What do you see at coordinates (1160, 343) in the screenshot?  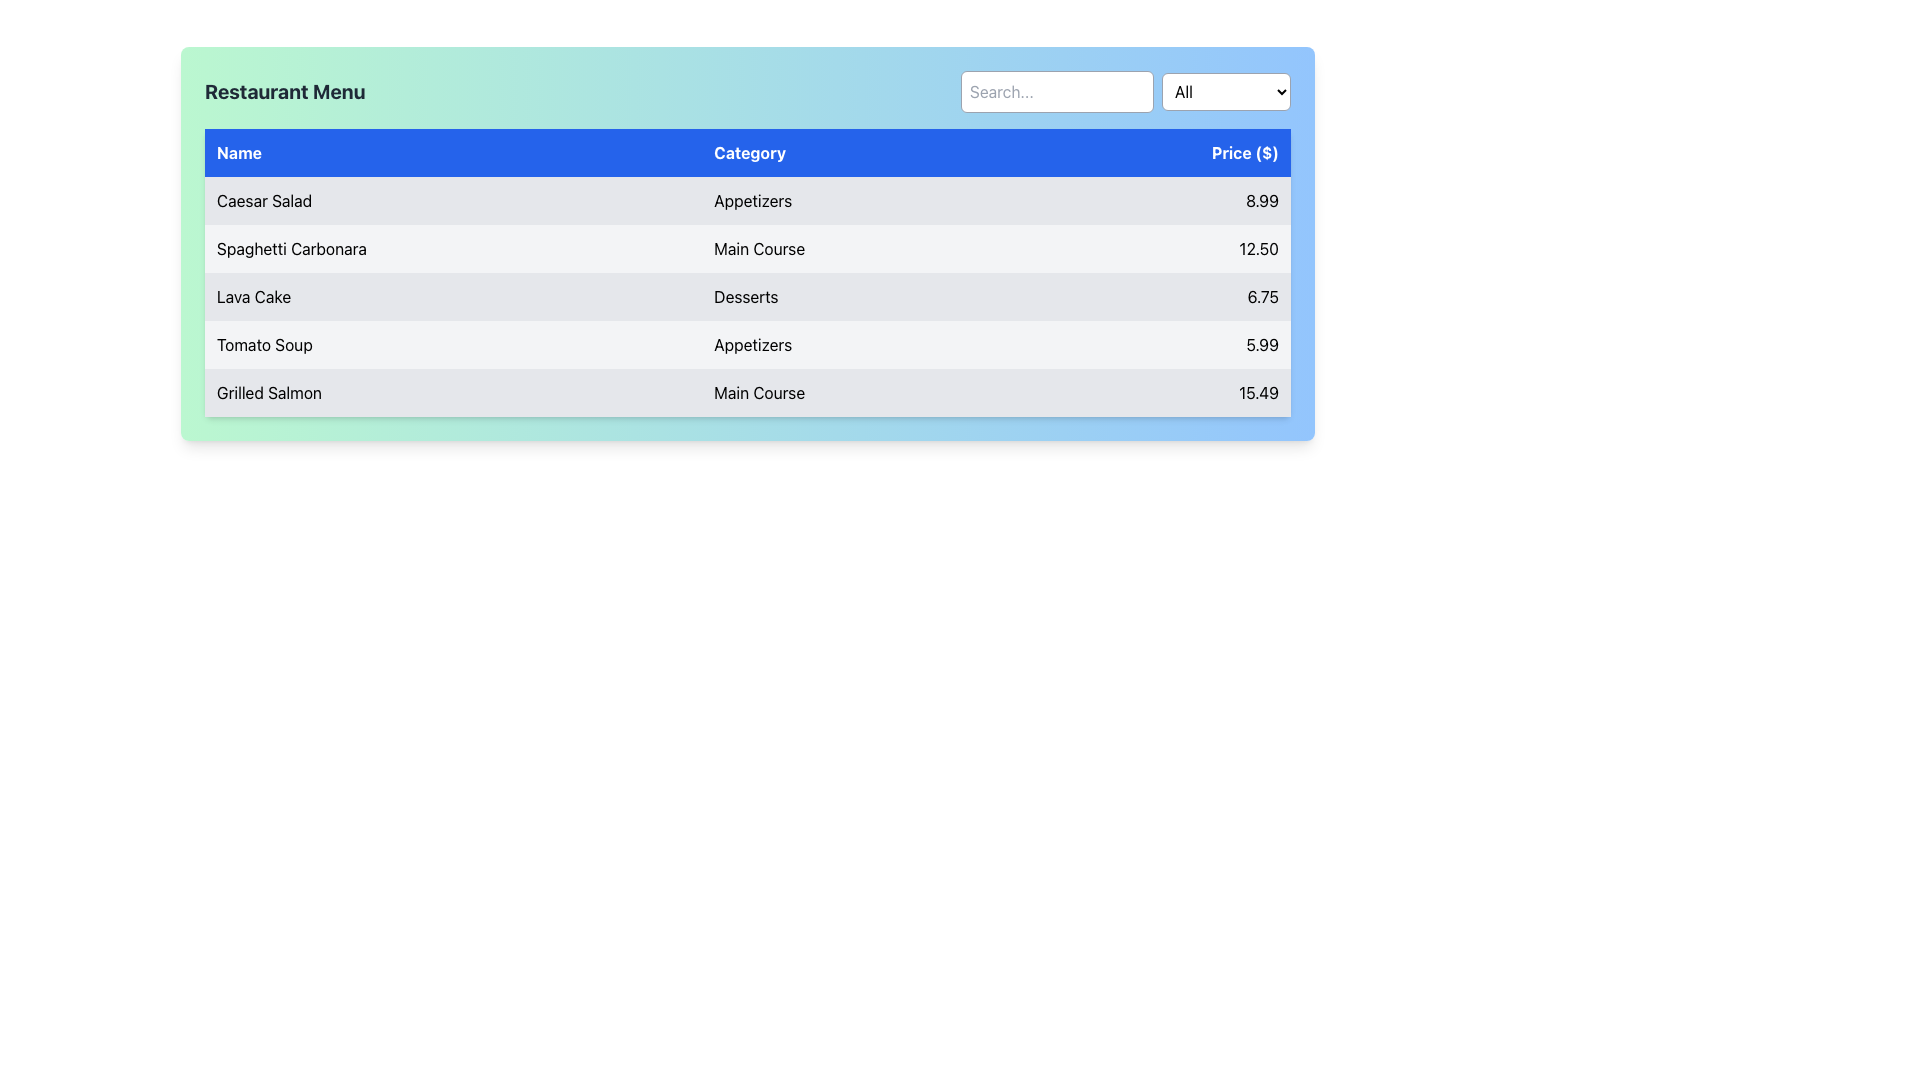 I see `the monetary value display of '5.99' in the last column of the fourth row of the table, which has a light gray background and is aligned to the right` at bounding box center [1160, 343].